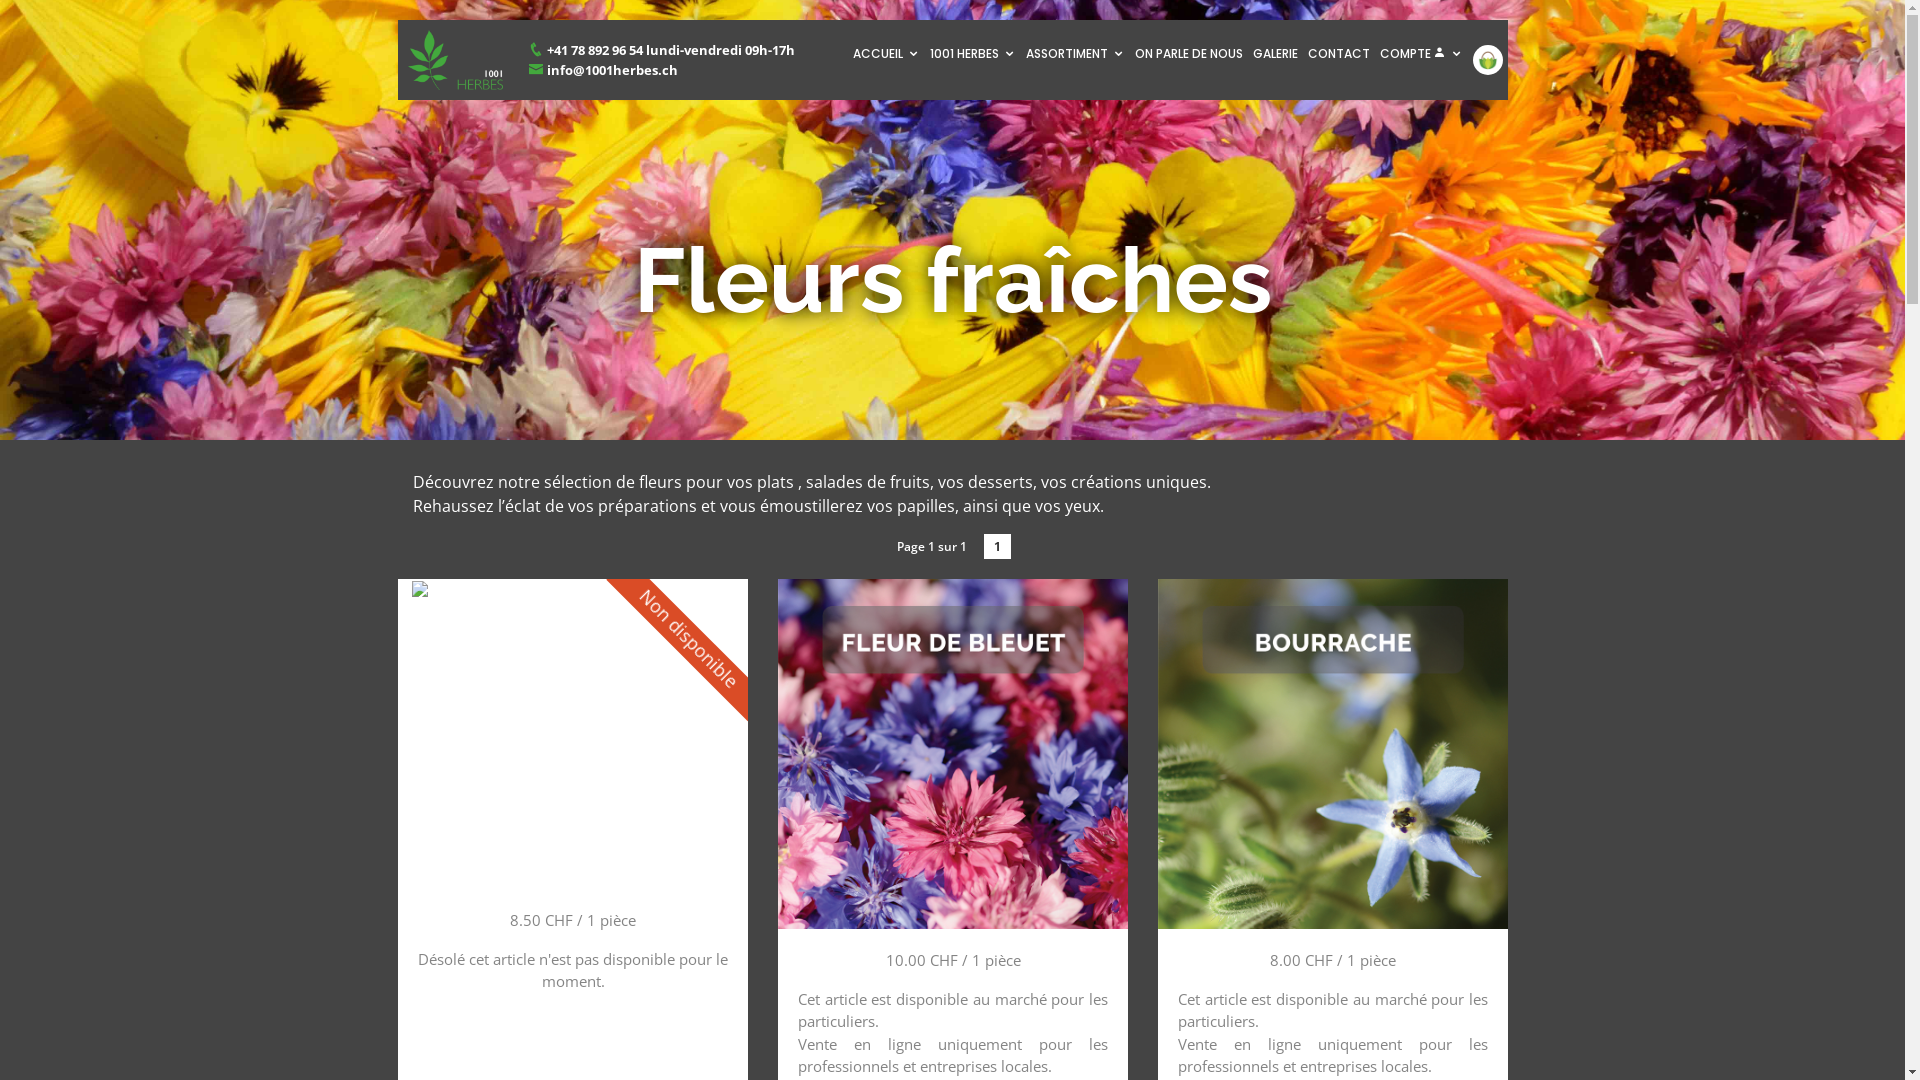  Describe the element at coordinates (885, 53) in the screenshot. I see `'ACCUEIL'` at that location.